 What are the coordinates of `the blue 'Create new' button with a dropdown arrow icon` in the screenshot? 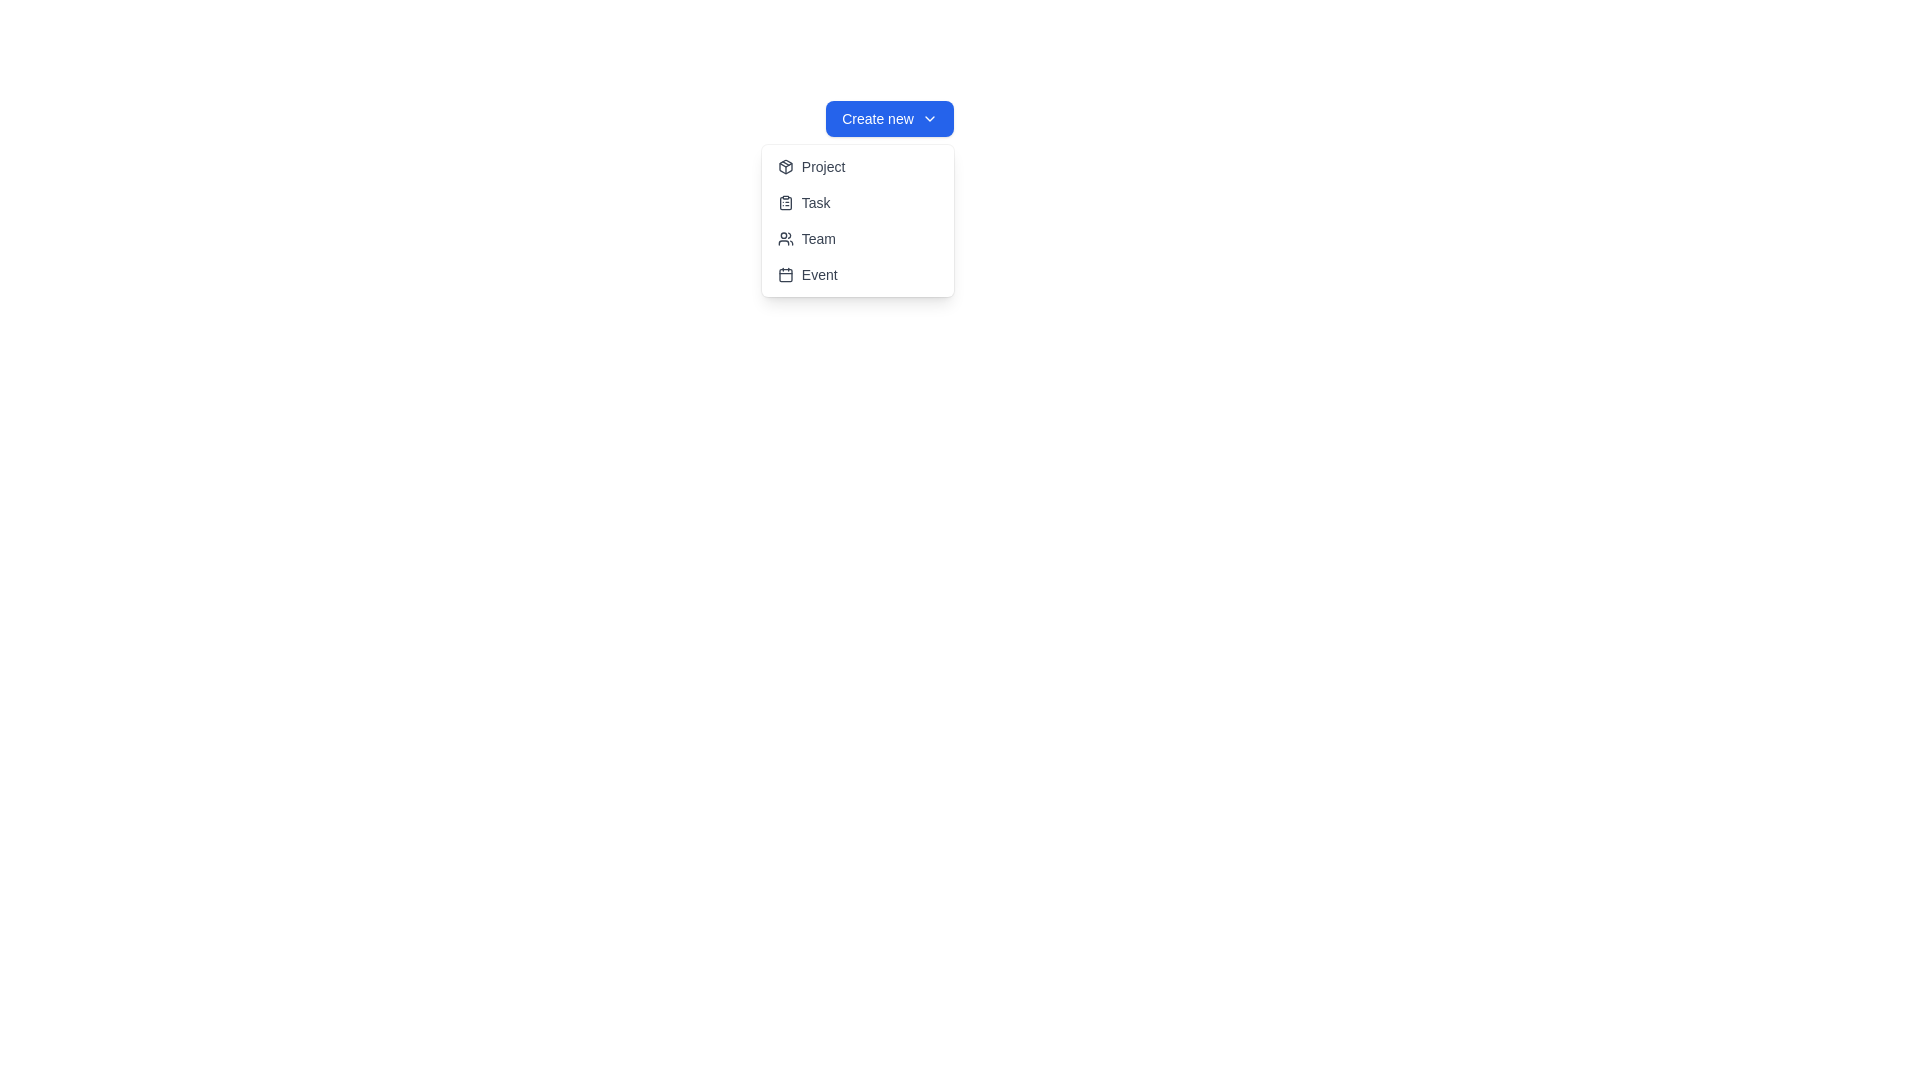 It's located at (888, 119).